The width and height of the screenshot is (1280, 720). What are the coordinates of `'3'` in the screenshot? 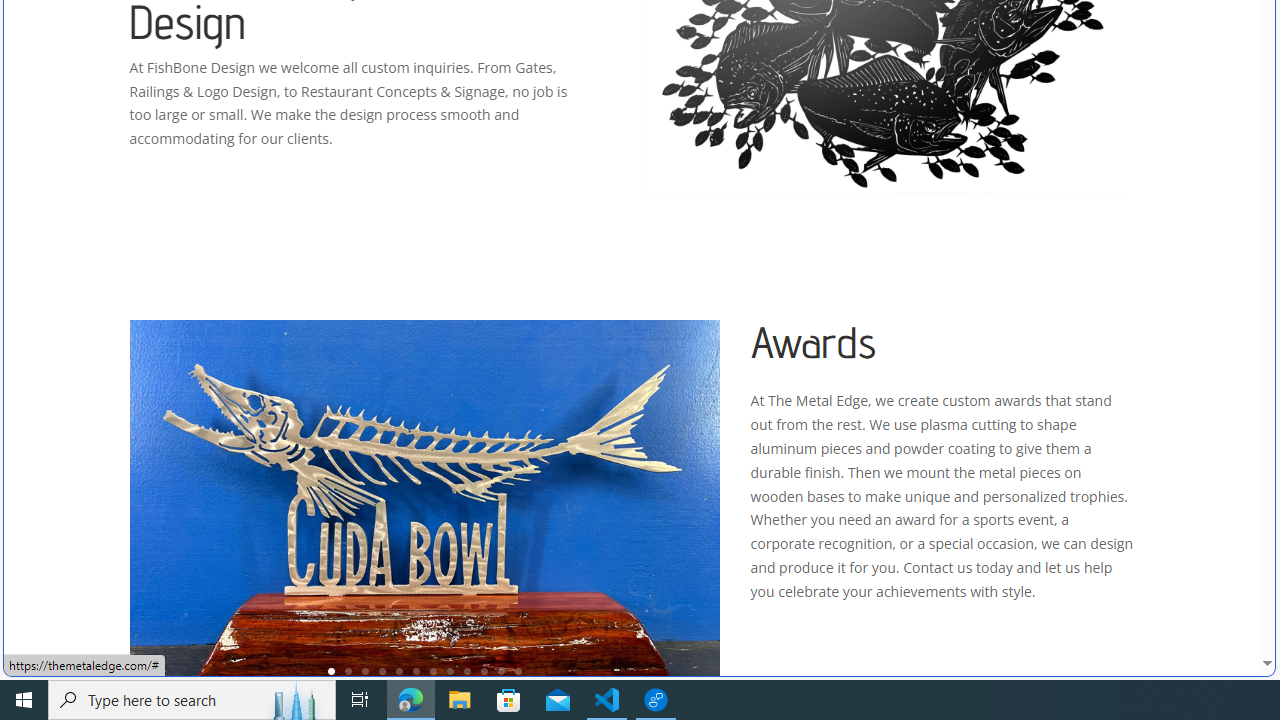 It's located at (365, 671).